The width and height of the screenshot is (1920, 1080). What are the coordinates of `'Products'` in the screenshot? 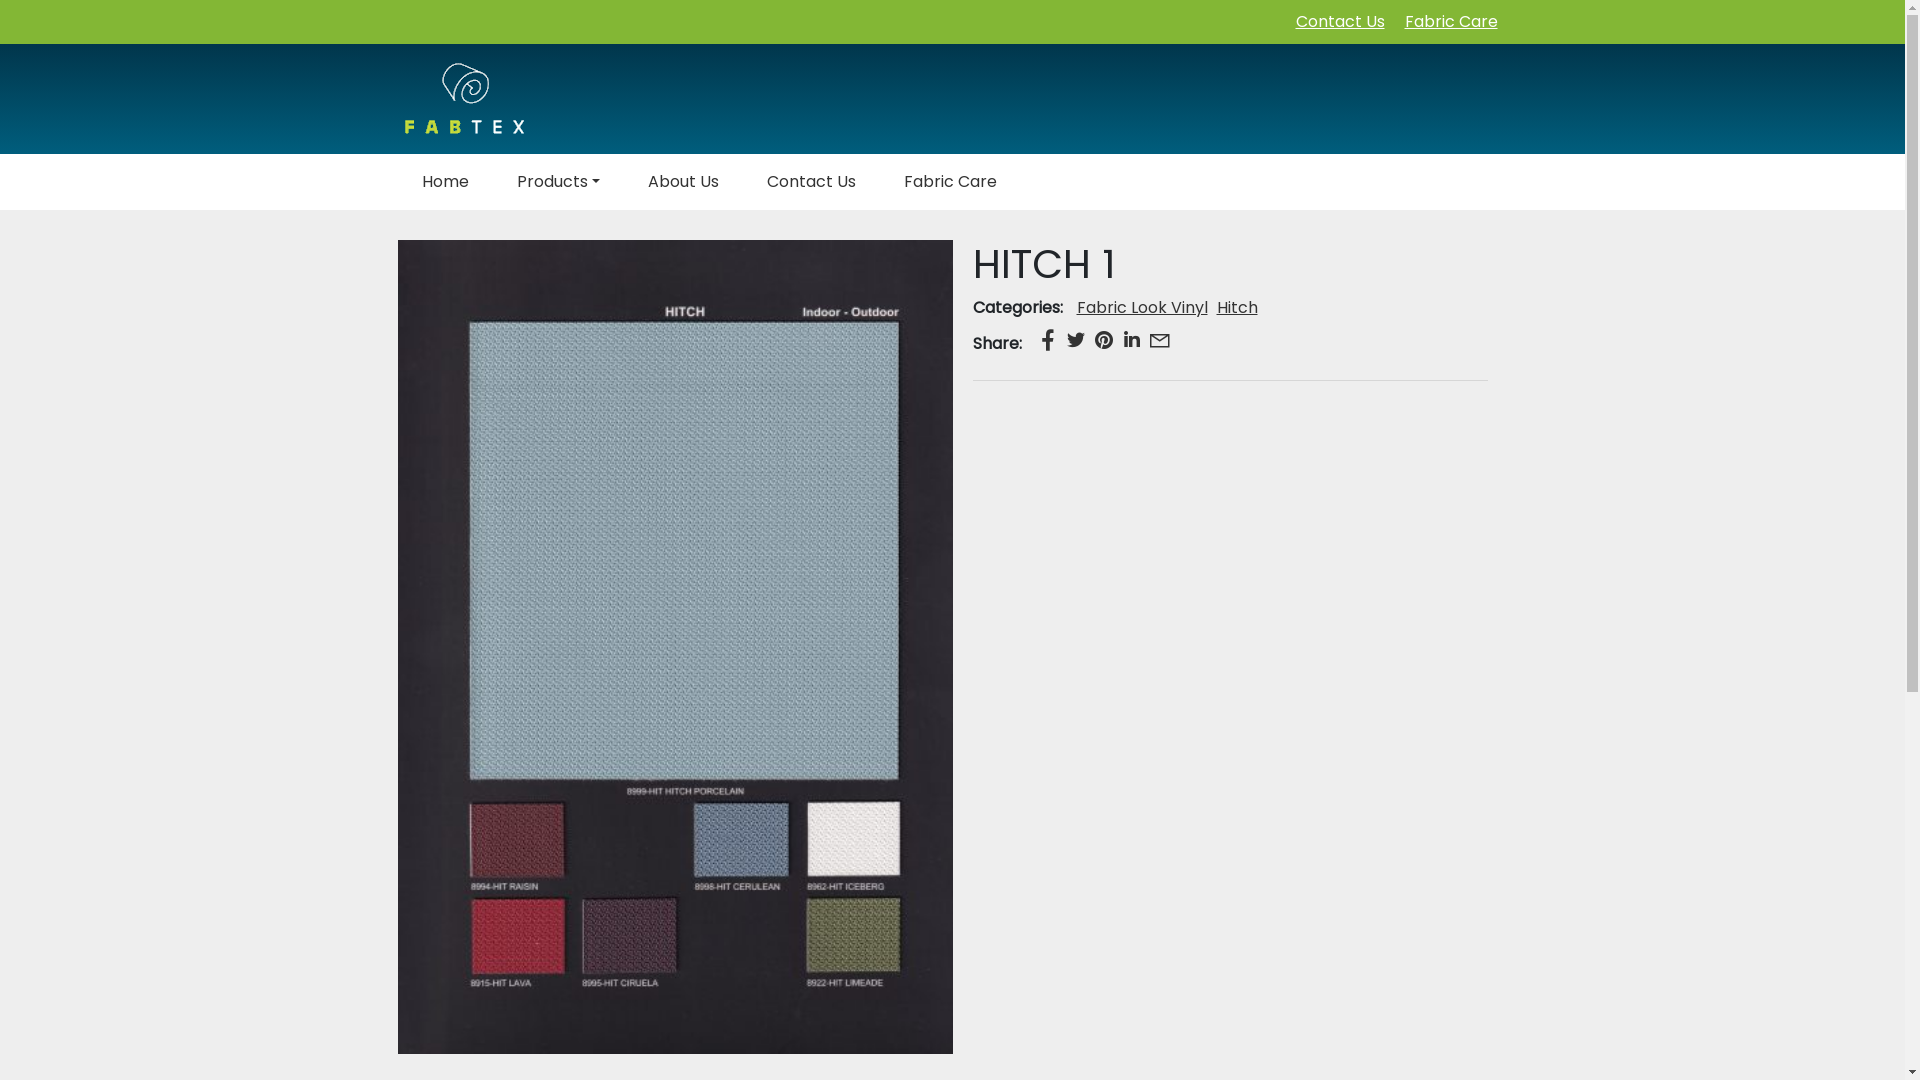 It's located at (557, 181).